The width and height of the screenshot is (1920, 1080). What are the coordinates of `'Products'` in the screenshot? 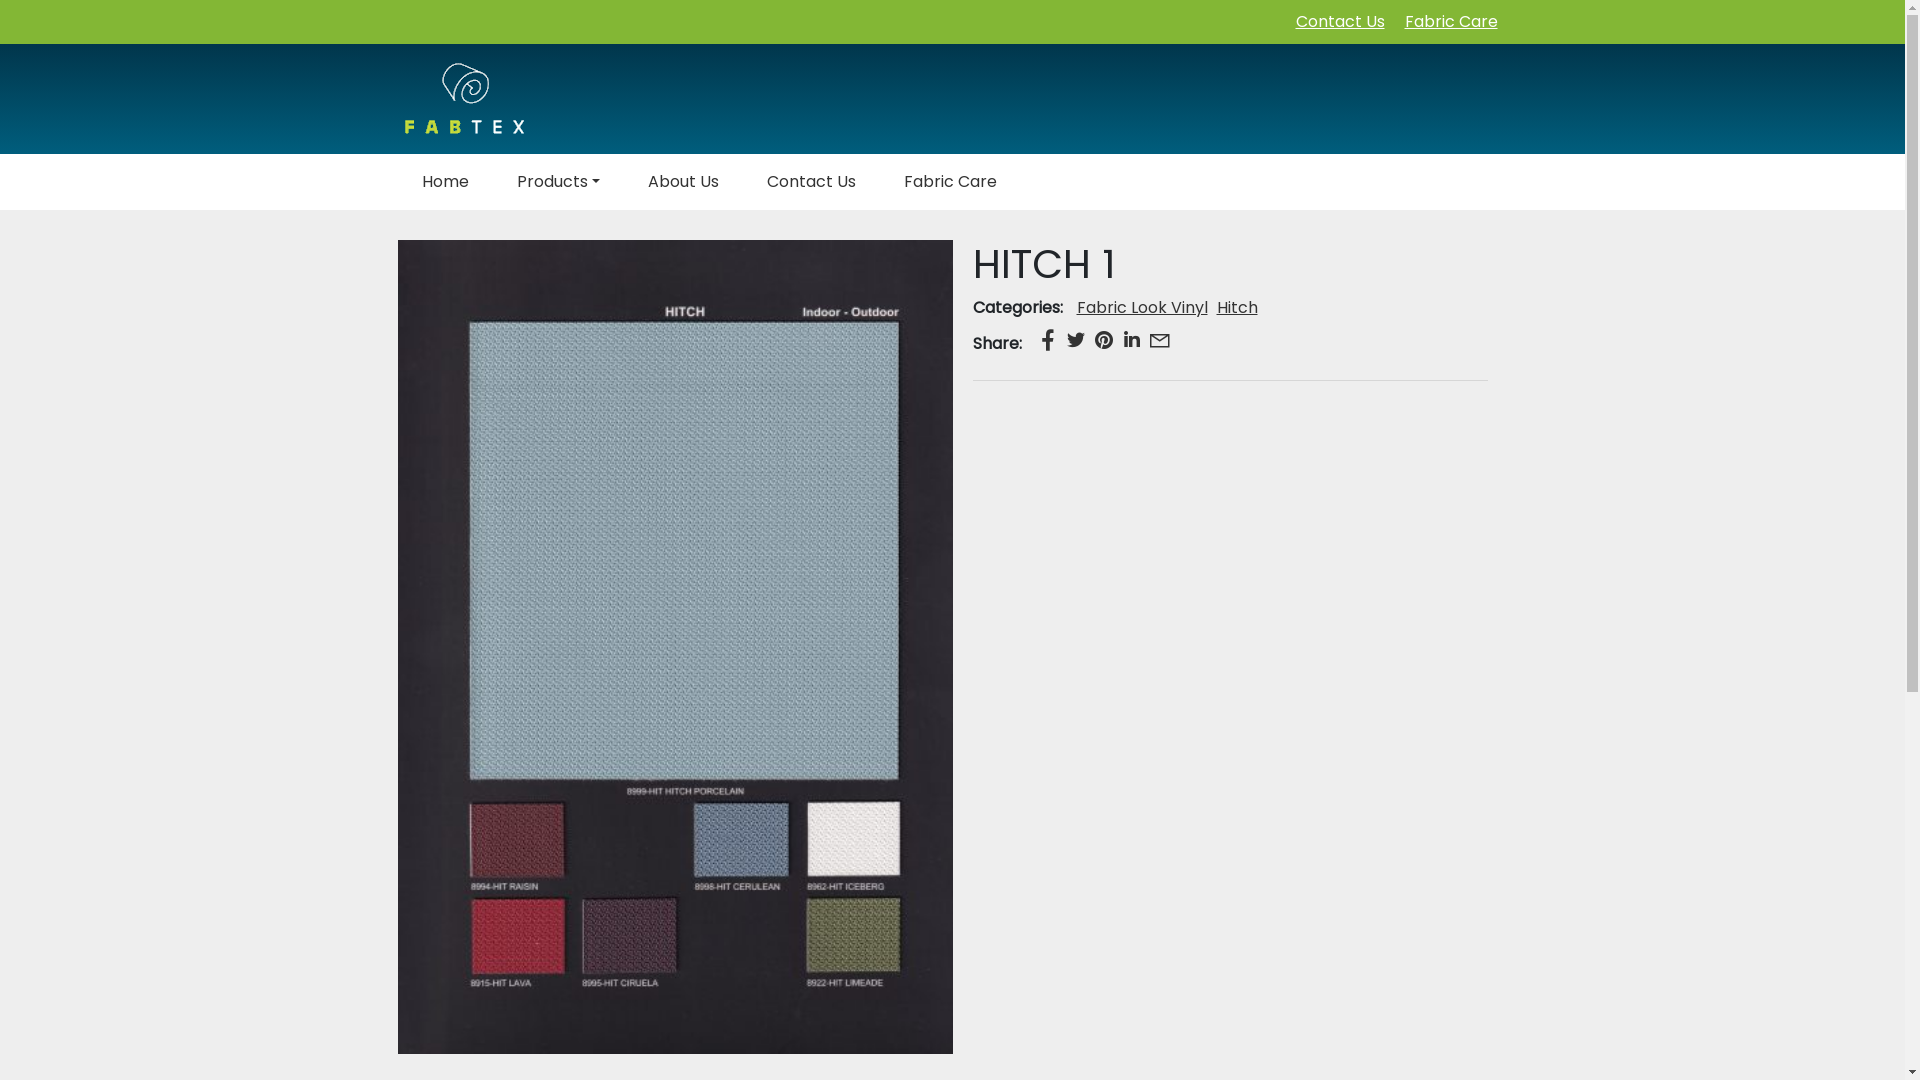 It's located at (557, 181).